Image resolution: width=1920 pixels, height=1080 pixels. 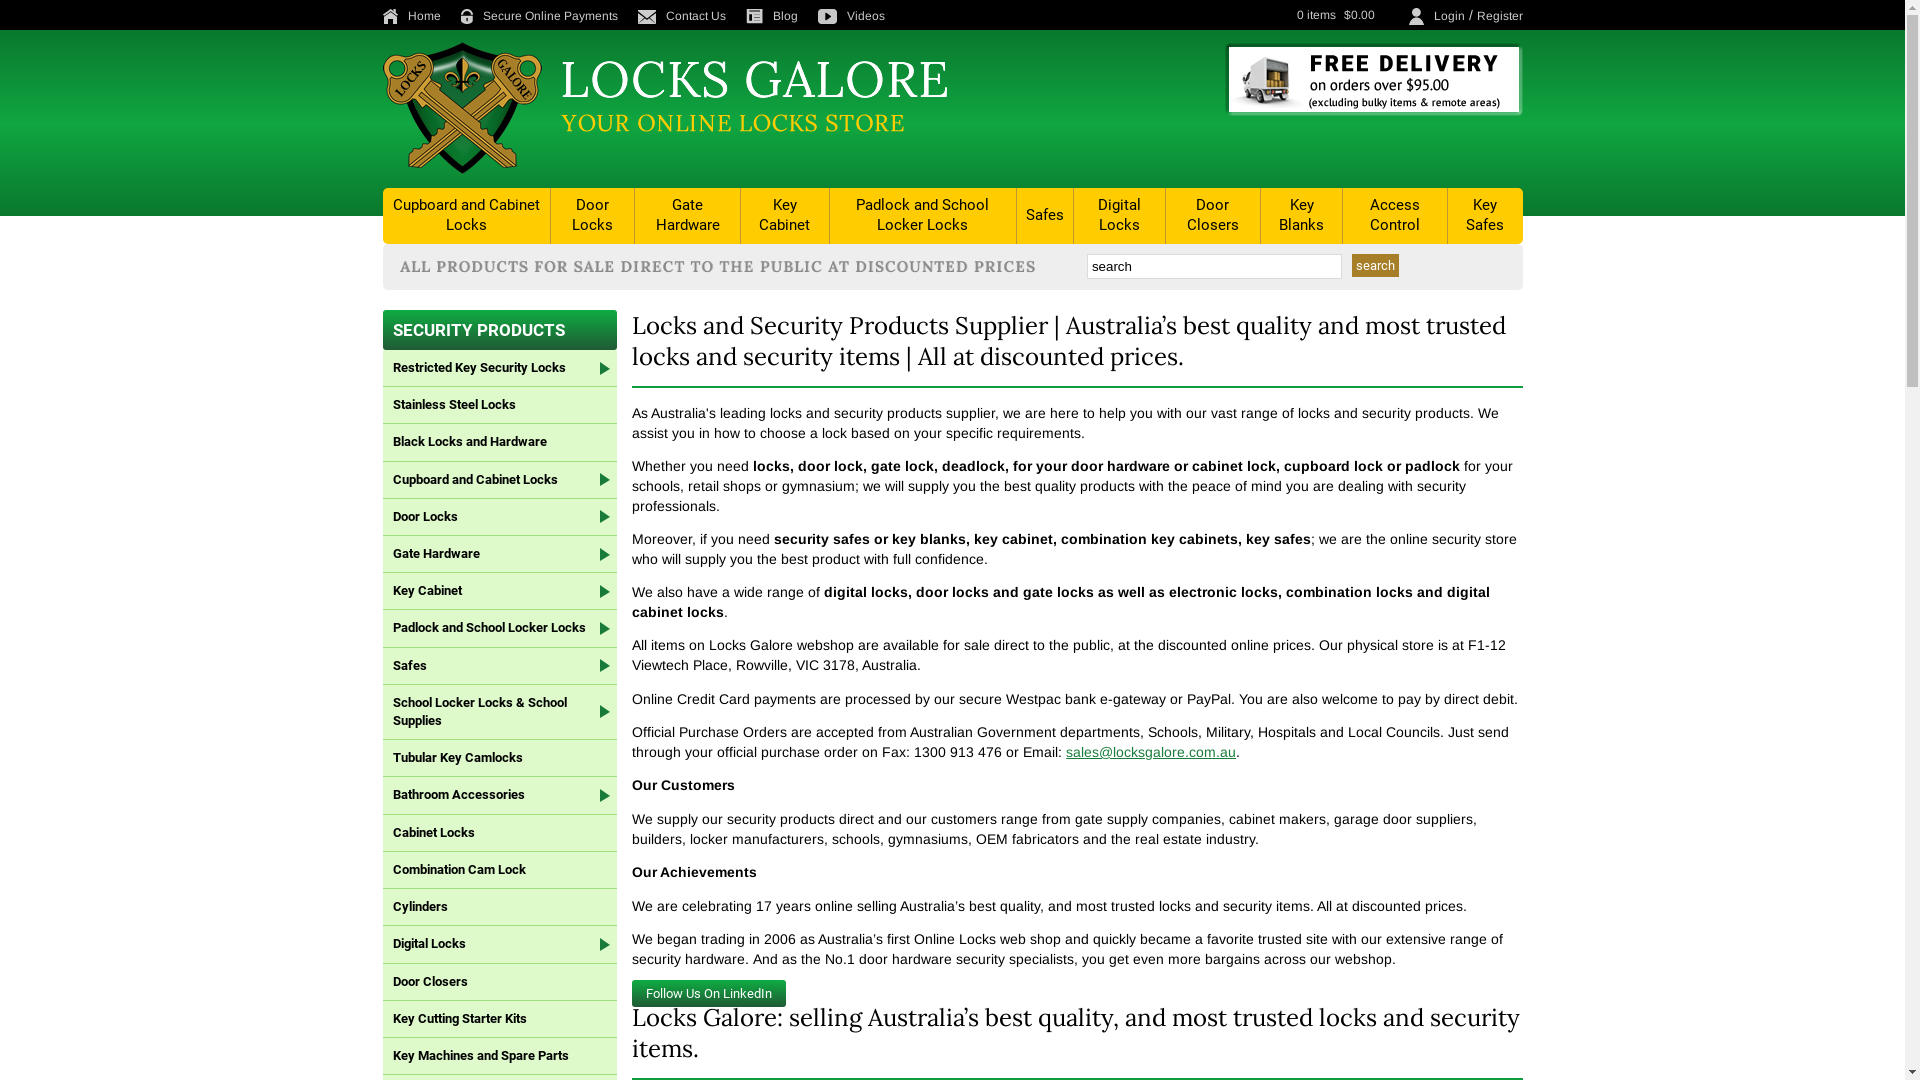 I want to click on 'Access Control', so click(x=1394, y=215).